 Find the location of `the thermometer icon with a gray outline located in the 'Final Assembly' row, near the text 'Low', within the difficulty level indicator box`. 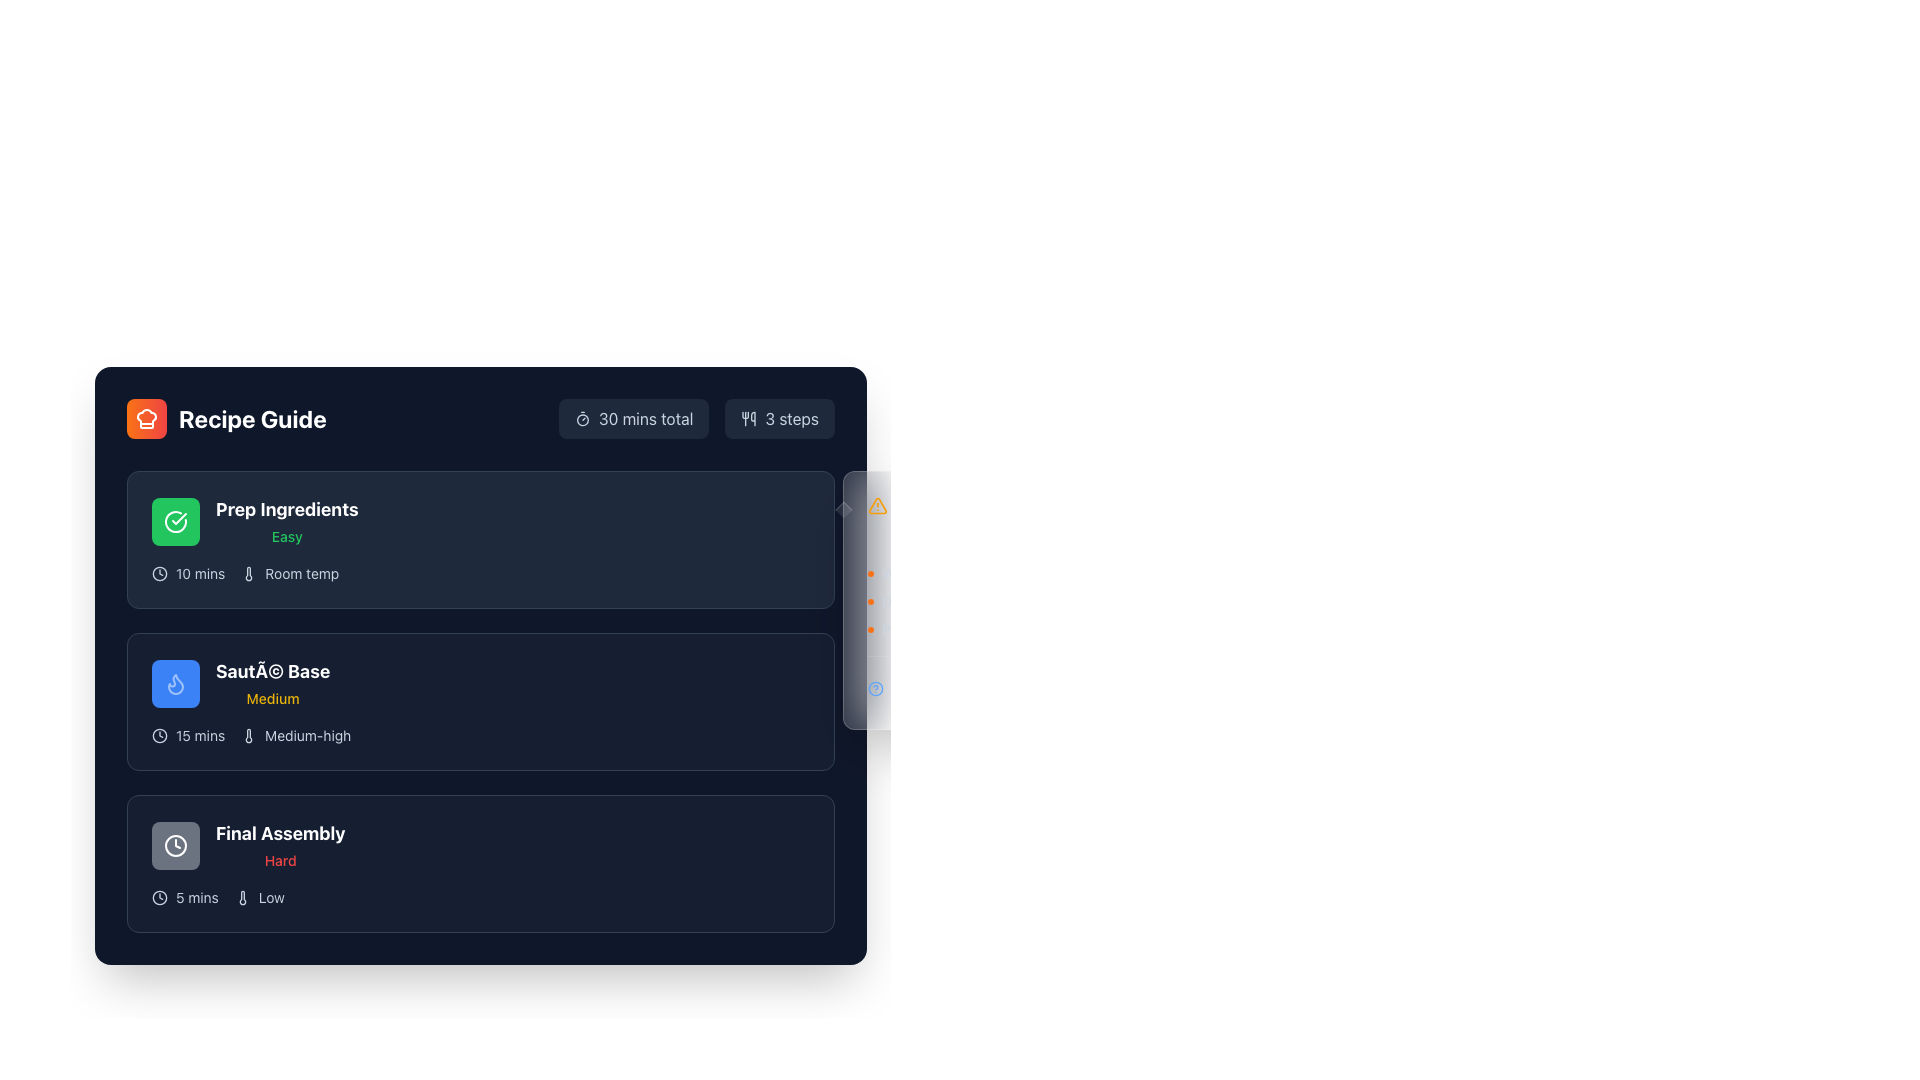

the thermometer icon with a gray outline located in the 'Final Assembly' row, near the text 'Low', within the difficulty level indicator box is located at coordinates (241, 897).